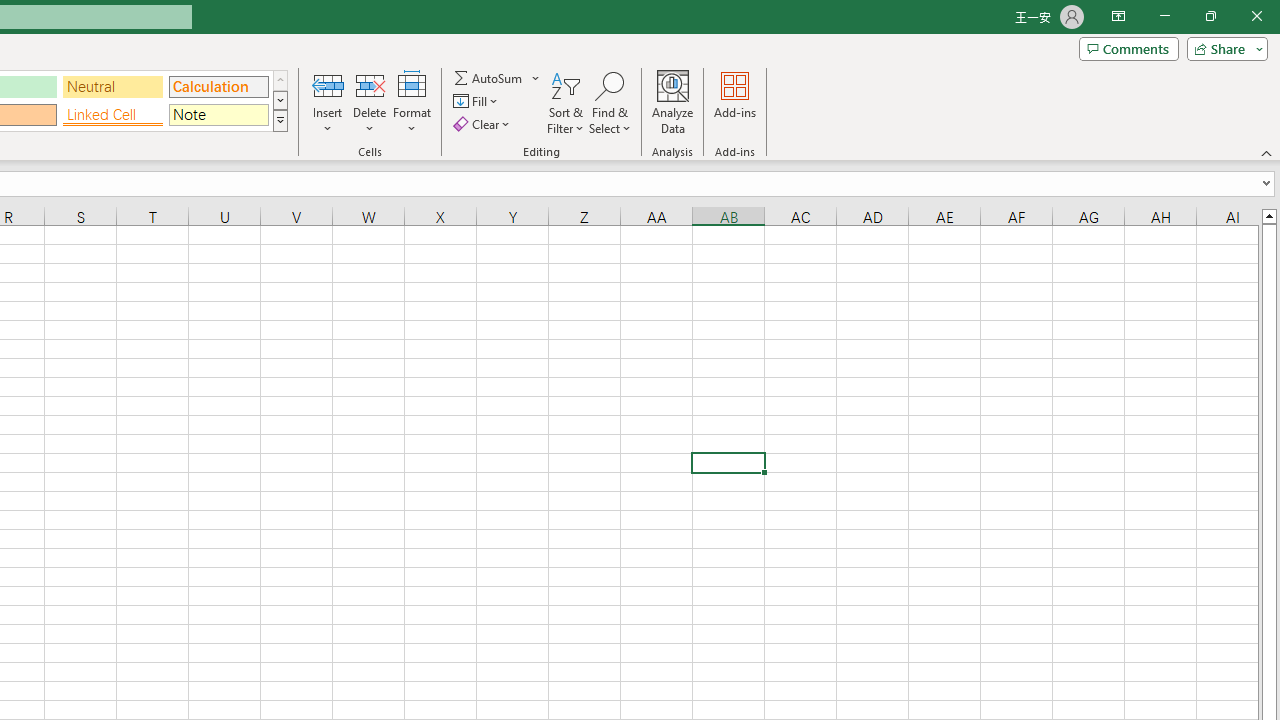 The image size is (1280, 720). What do you see at coordinates (1222, 47) in the screenshot?
I see `'Share'` at bounding box center [1222, 47].